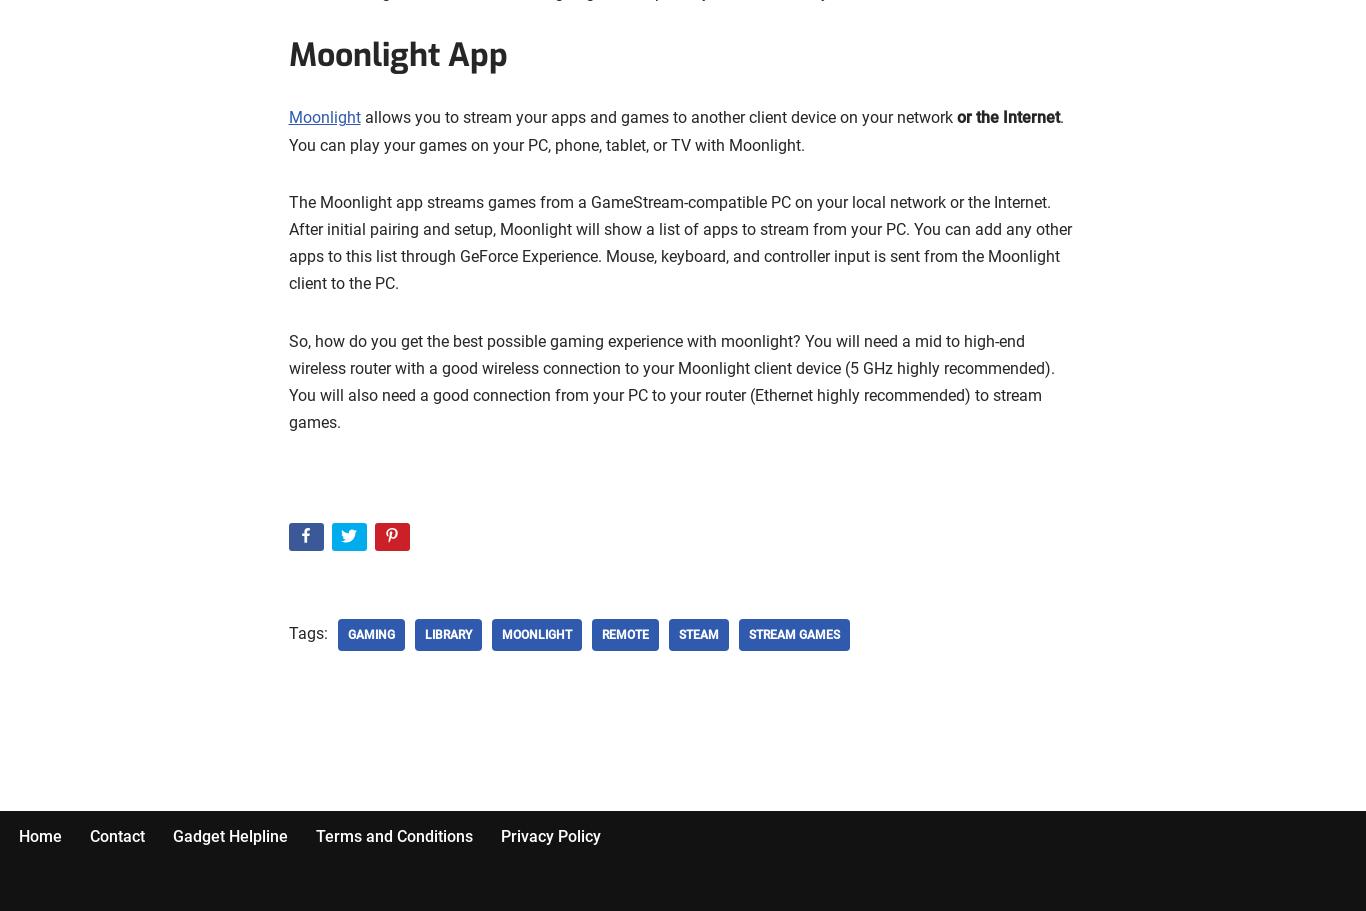  What do you see at coordinates (668, 200) in the screenshot?
I see `'The Moonlight app streams games from a GameStream-compatible PC on your local network or the Internet.'` at bounding box center [668, 200].